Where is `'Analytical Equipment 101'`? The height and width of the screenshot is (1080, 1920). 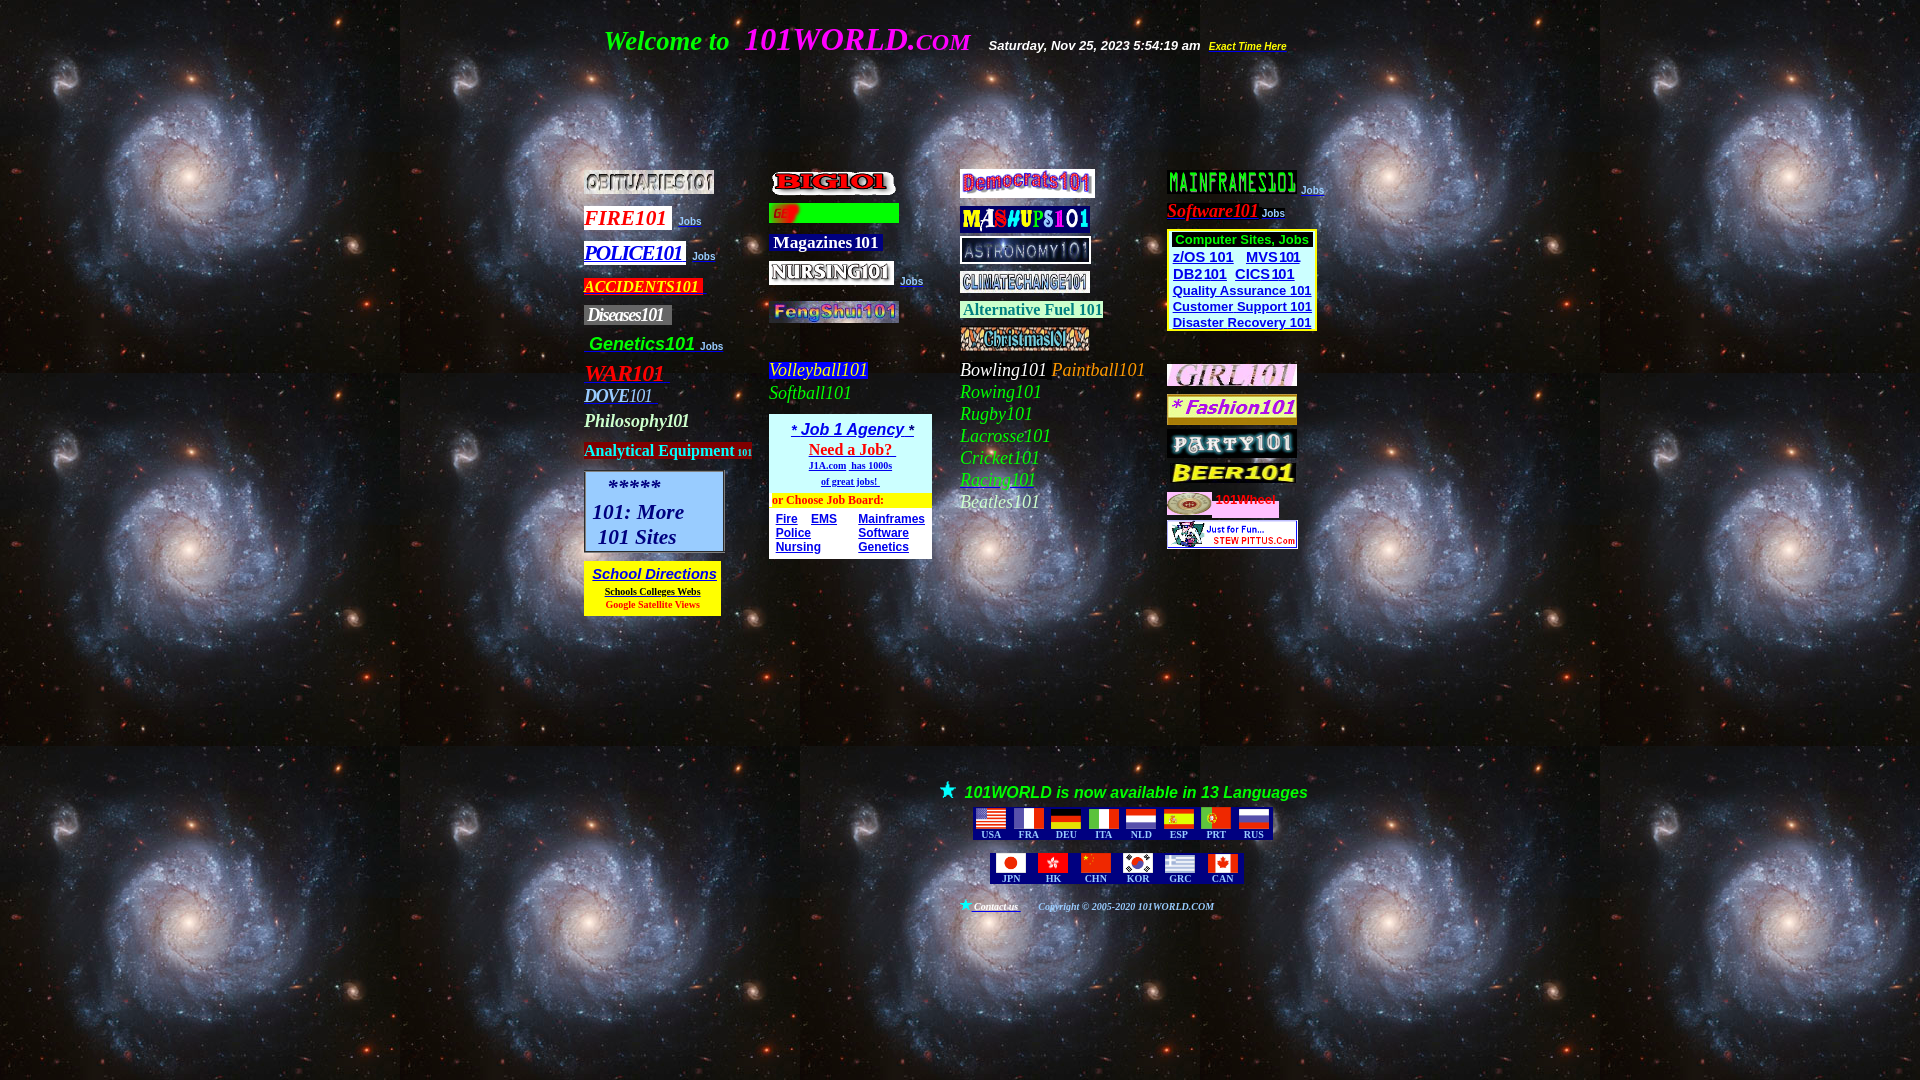 'Analytical Equipment 101' is located at coordinates (667, 450).